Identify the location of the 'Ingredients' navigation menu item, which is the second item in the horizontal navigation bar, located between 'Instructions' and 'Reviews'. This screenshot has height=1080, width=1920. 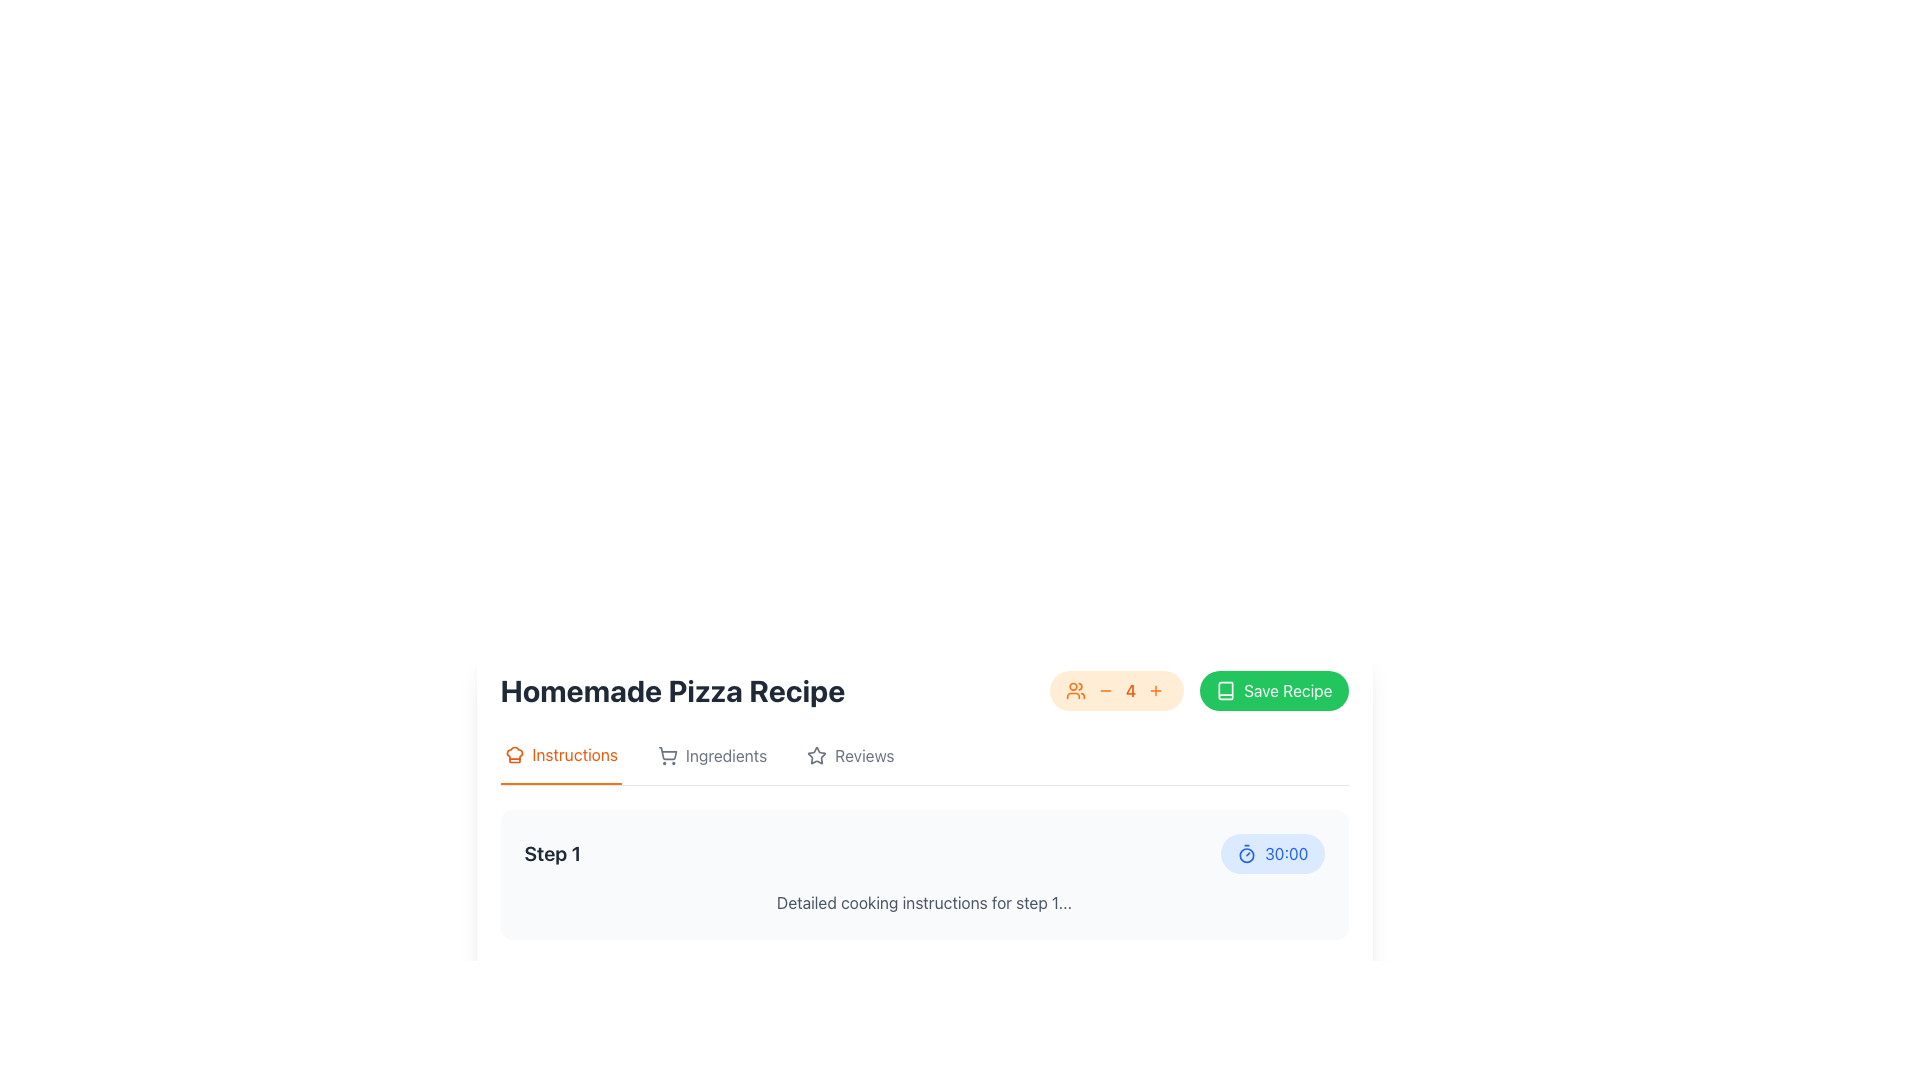
(712, 763).